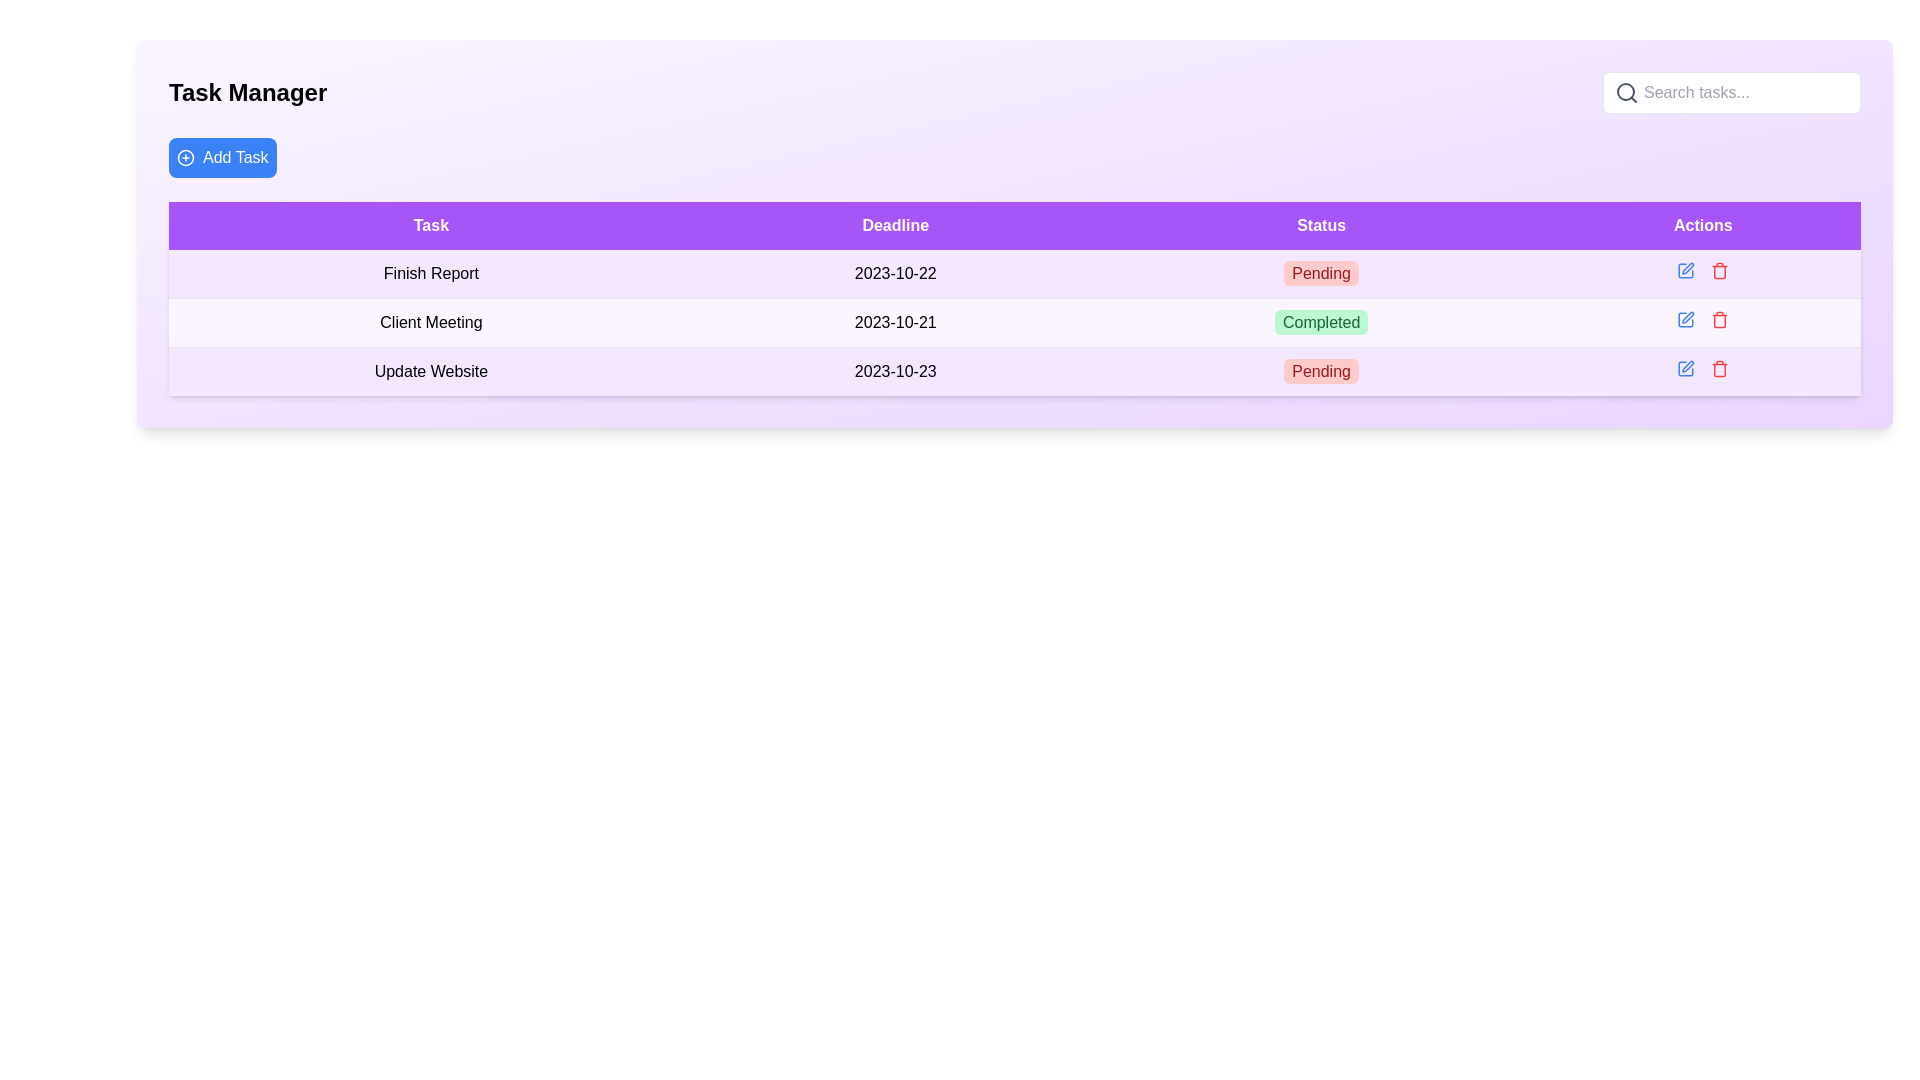  Describe the element at coordinates (430, 274) in the screenshot. I see `the task descriptor element located in the first row of the task management table under the 'Task' column header` at that location.